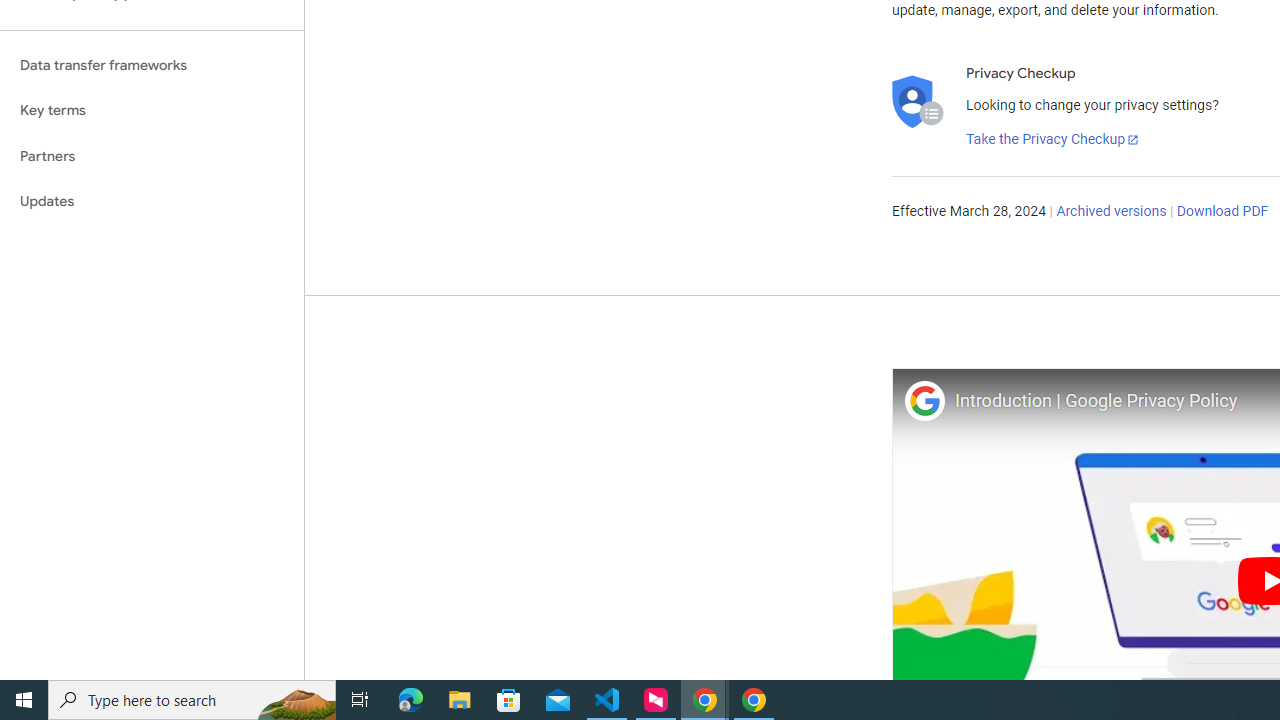 The width and height of the screenshot is (1280, 720). What do you see at coordinates (1110, 212) in the screenshot?
I see `'Archived versions'` at bounding box center [1110, 212].